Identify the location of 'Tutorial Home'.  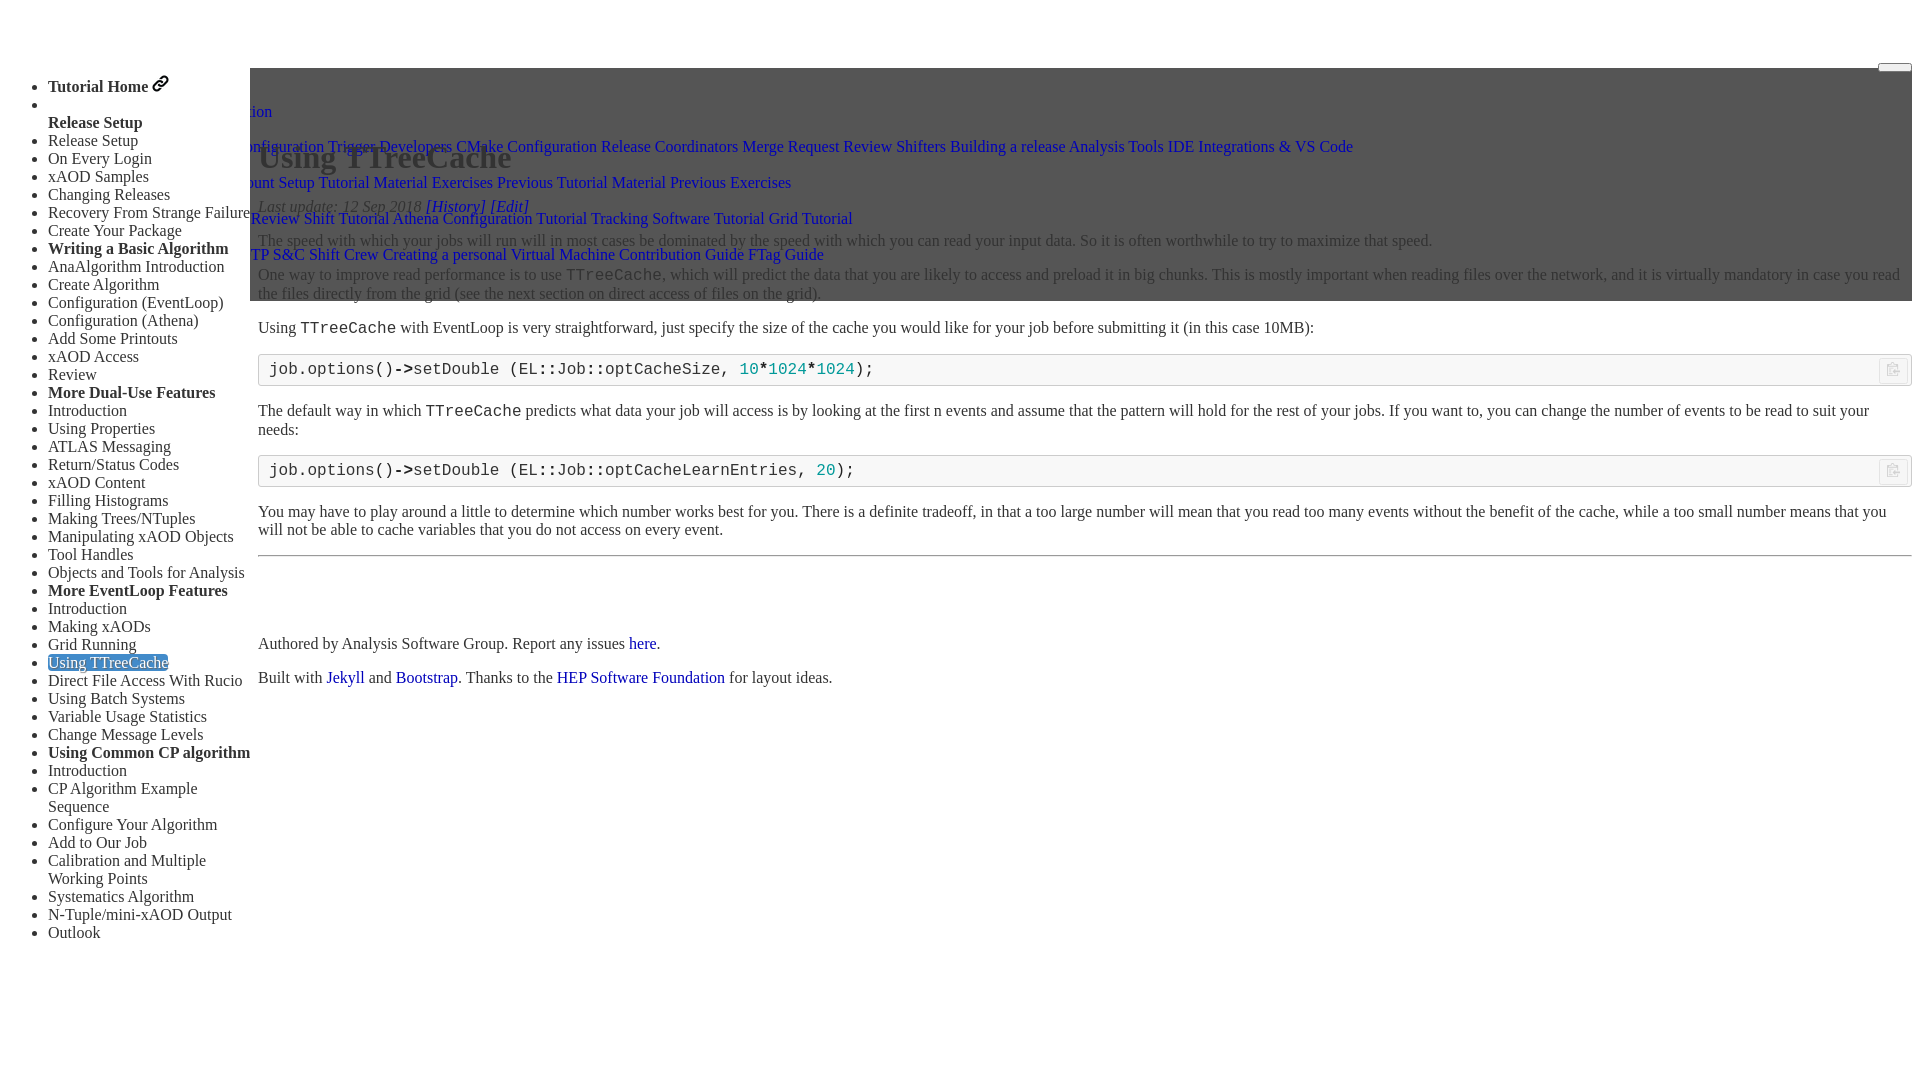
(107, 85).